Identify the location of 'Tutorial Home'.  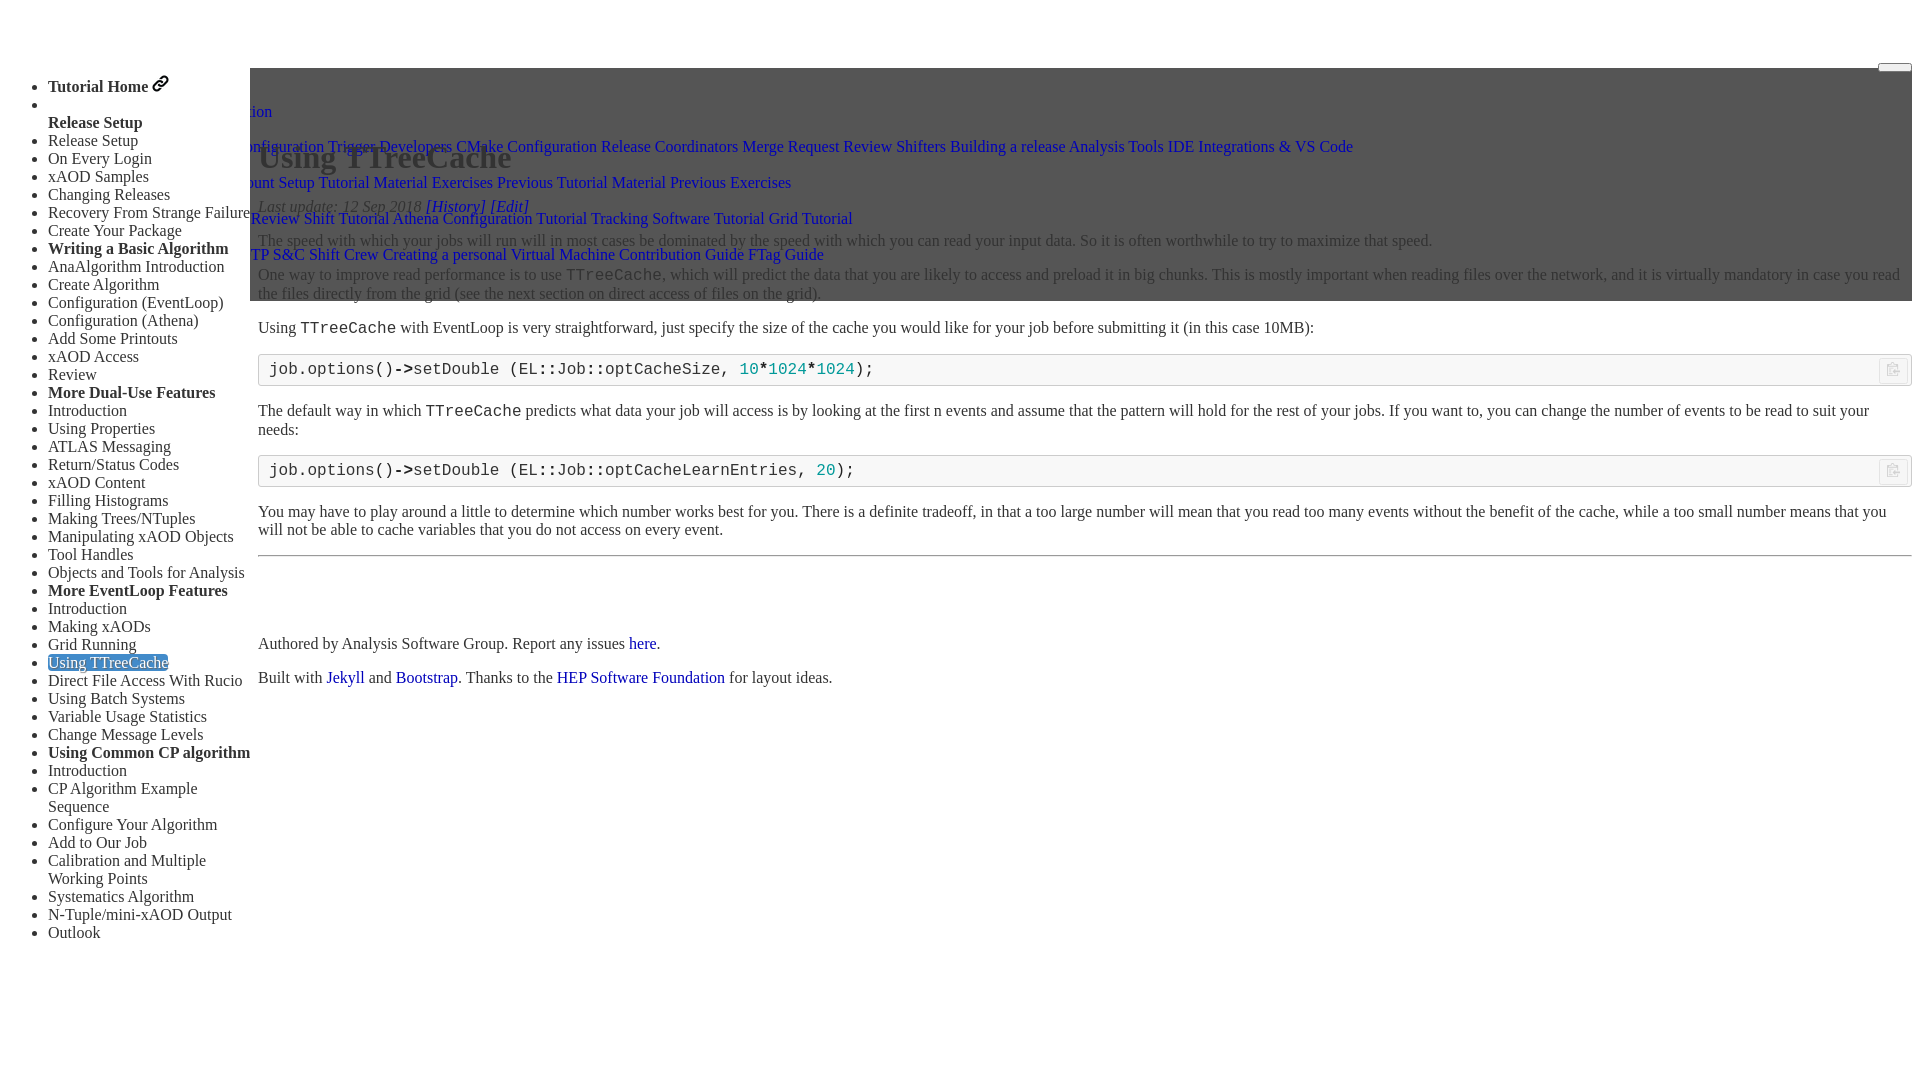
(107, 85).